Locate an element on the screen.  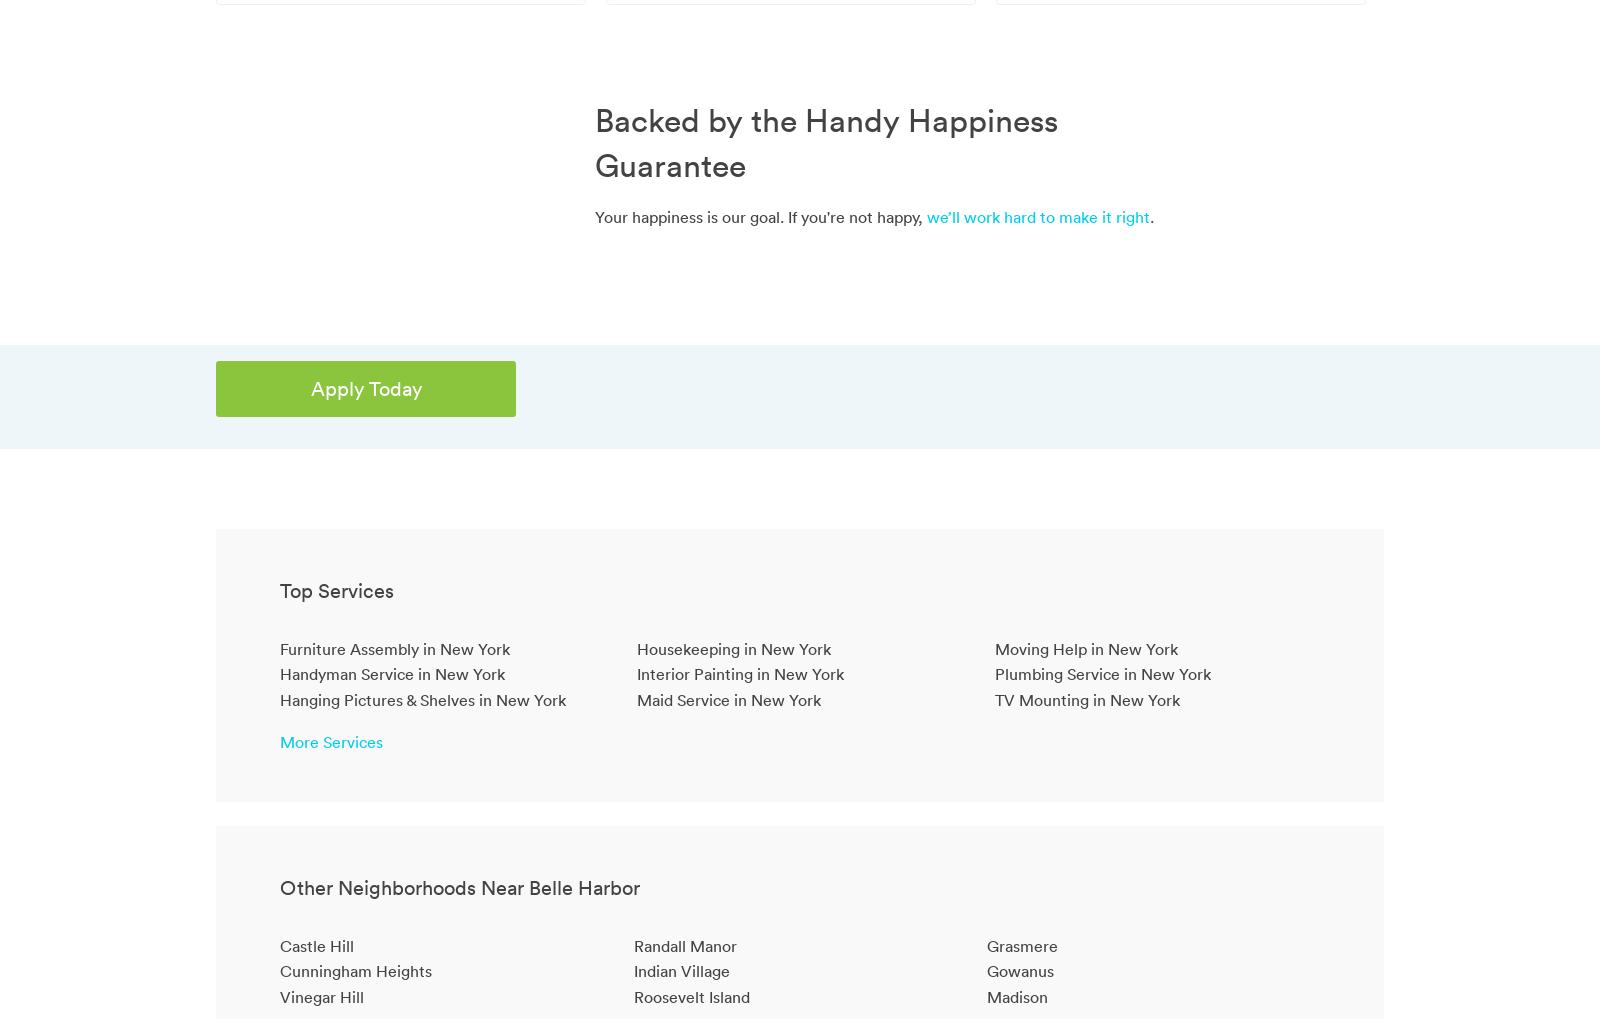
'Vinegar Hill' is located at coordinates (321, 995).